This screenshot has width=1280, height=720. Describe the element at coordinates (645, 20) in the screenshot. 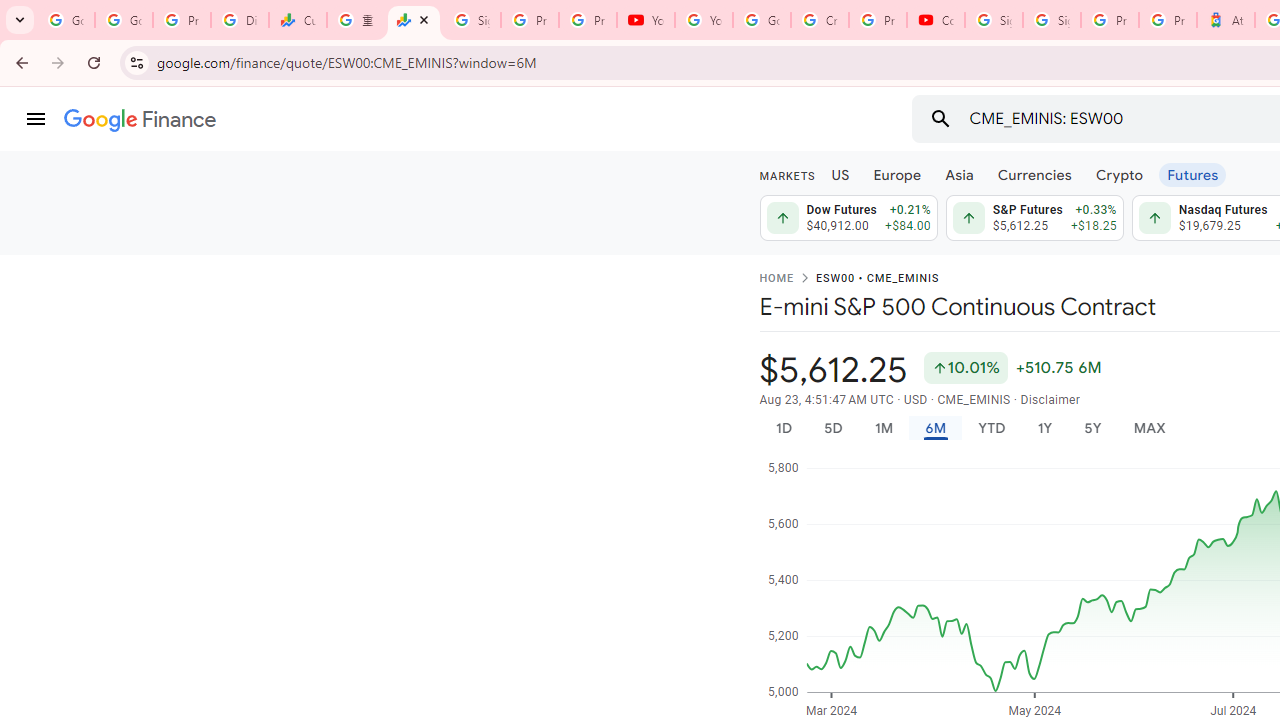

I see `'YouTube'` at that location.